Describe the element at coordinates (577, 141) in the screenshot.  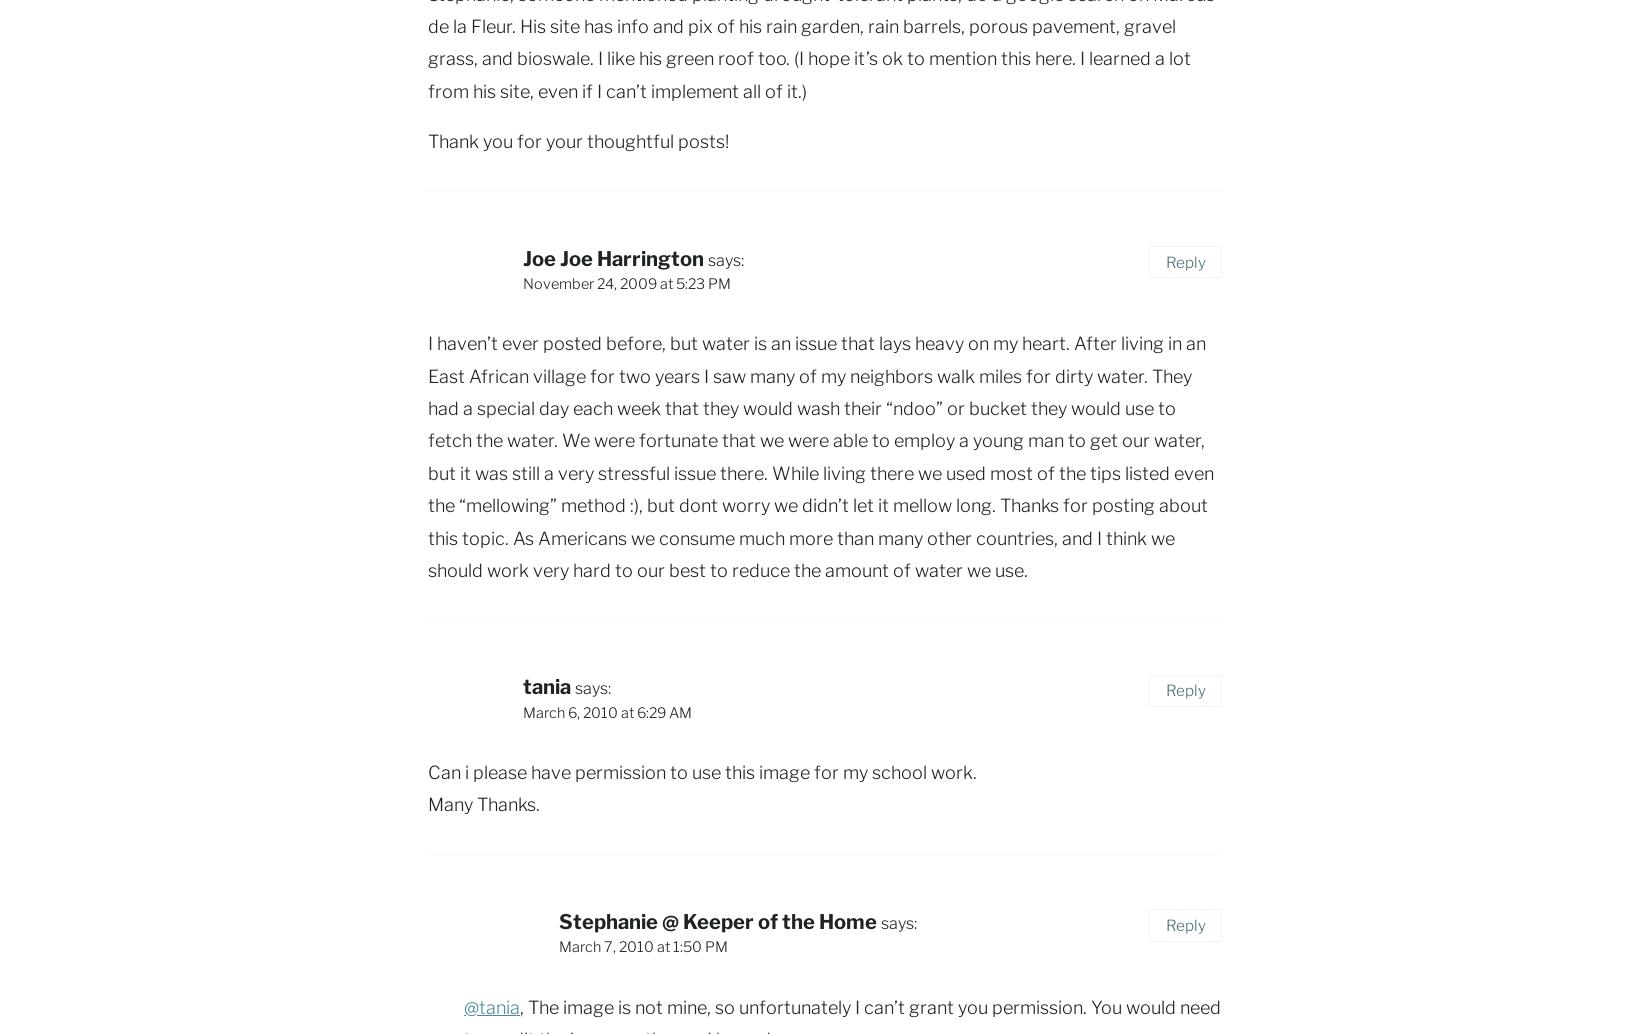
I see `'Thank you for your thoughtful posts!'` at that location.